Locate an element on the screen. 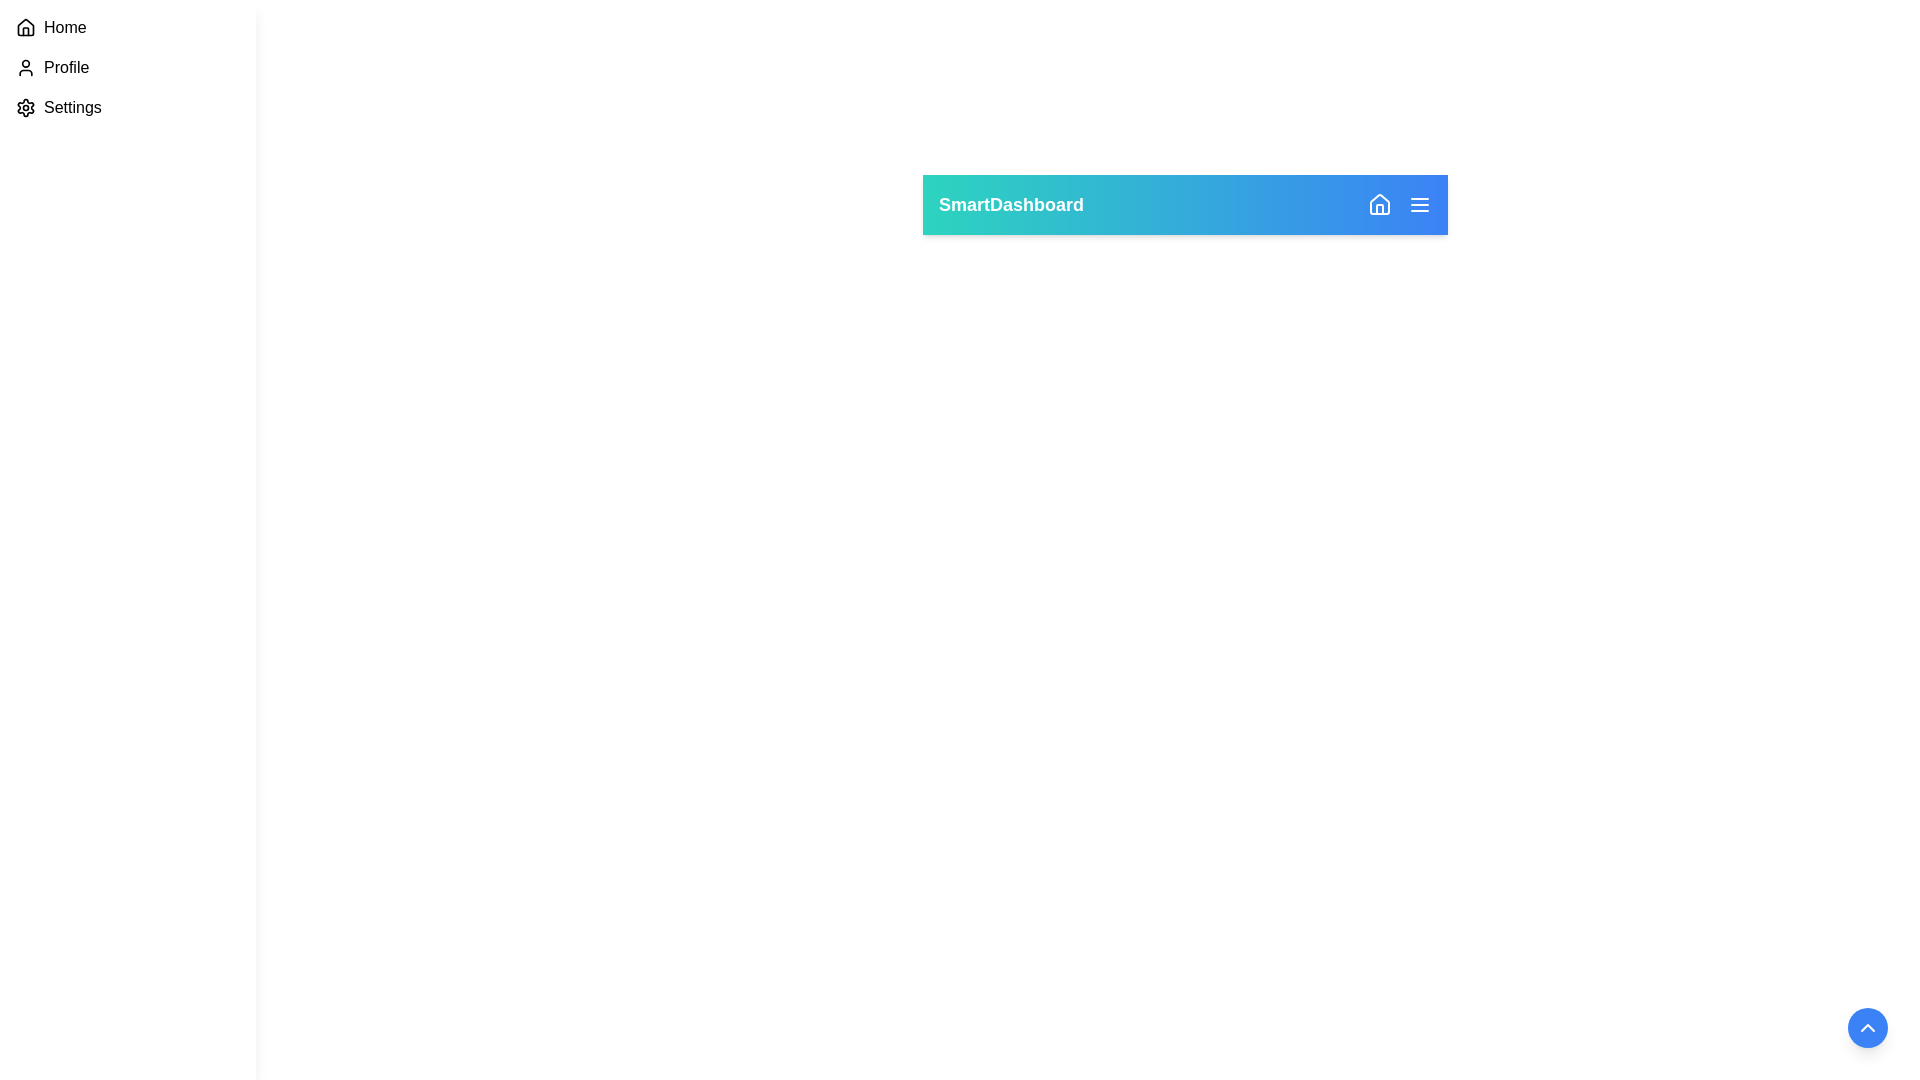  the house icon located in the sidebar navigation panel, which is positioned above the text 'Home.' is located at coordinates (25, 27).